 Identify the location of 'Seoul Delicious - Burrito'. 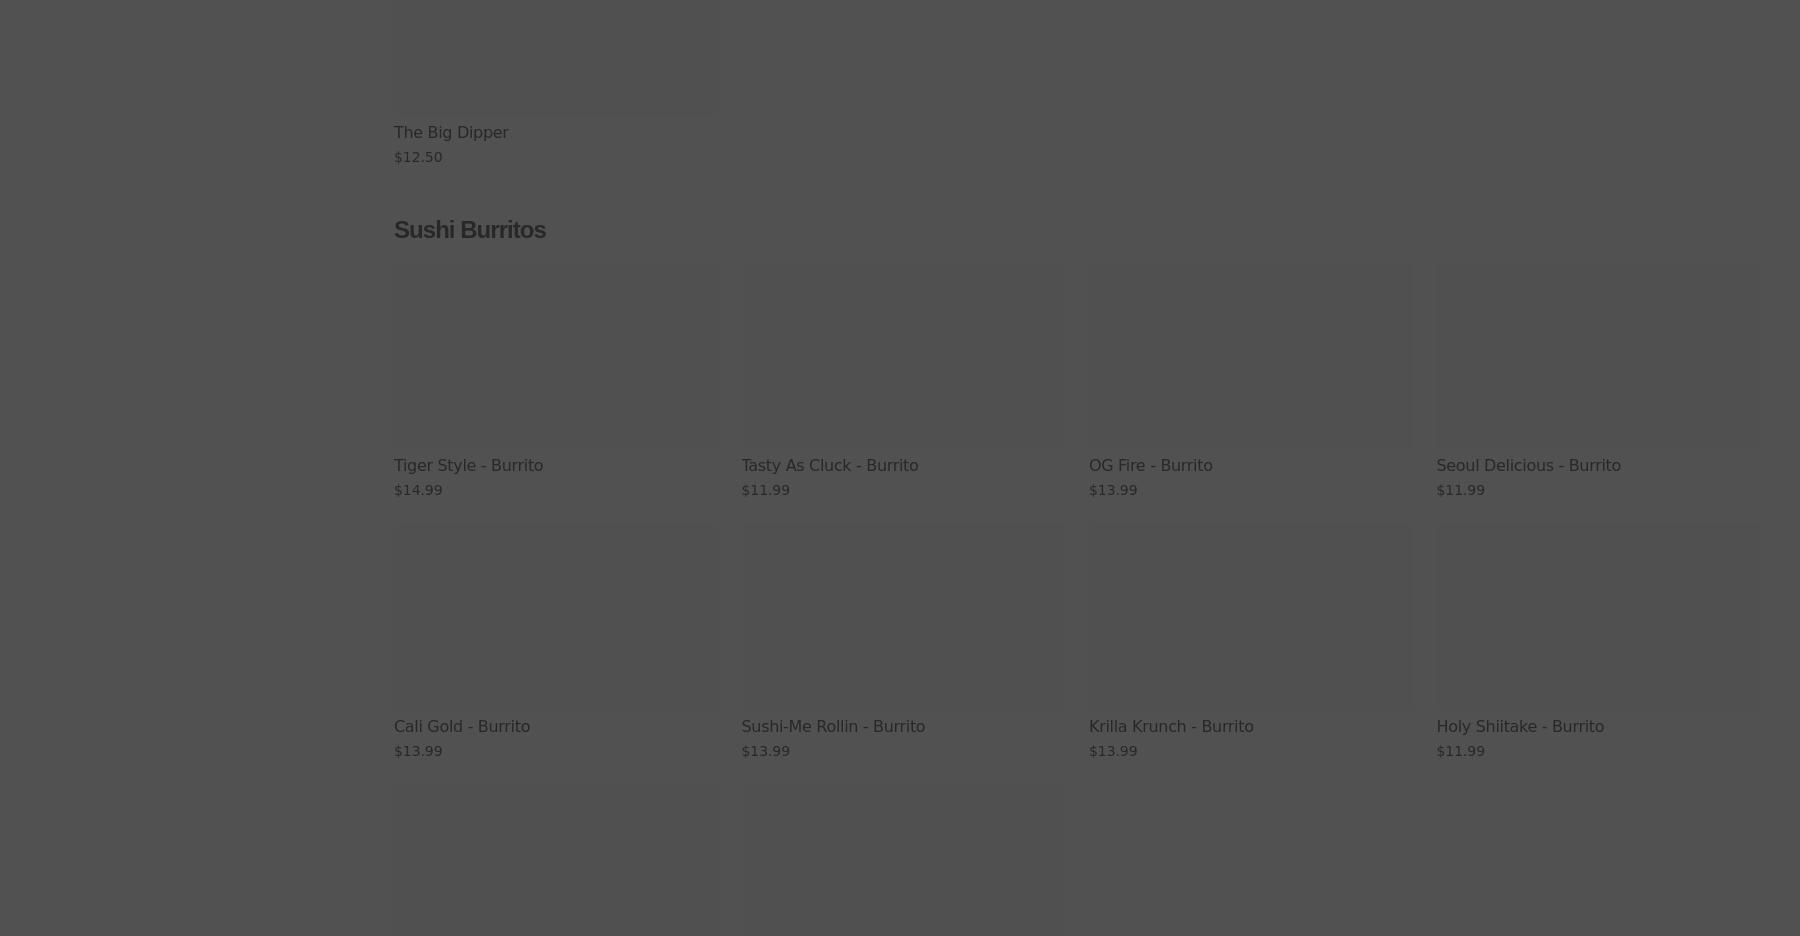
(1528, 465).